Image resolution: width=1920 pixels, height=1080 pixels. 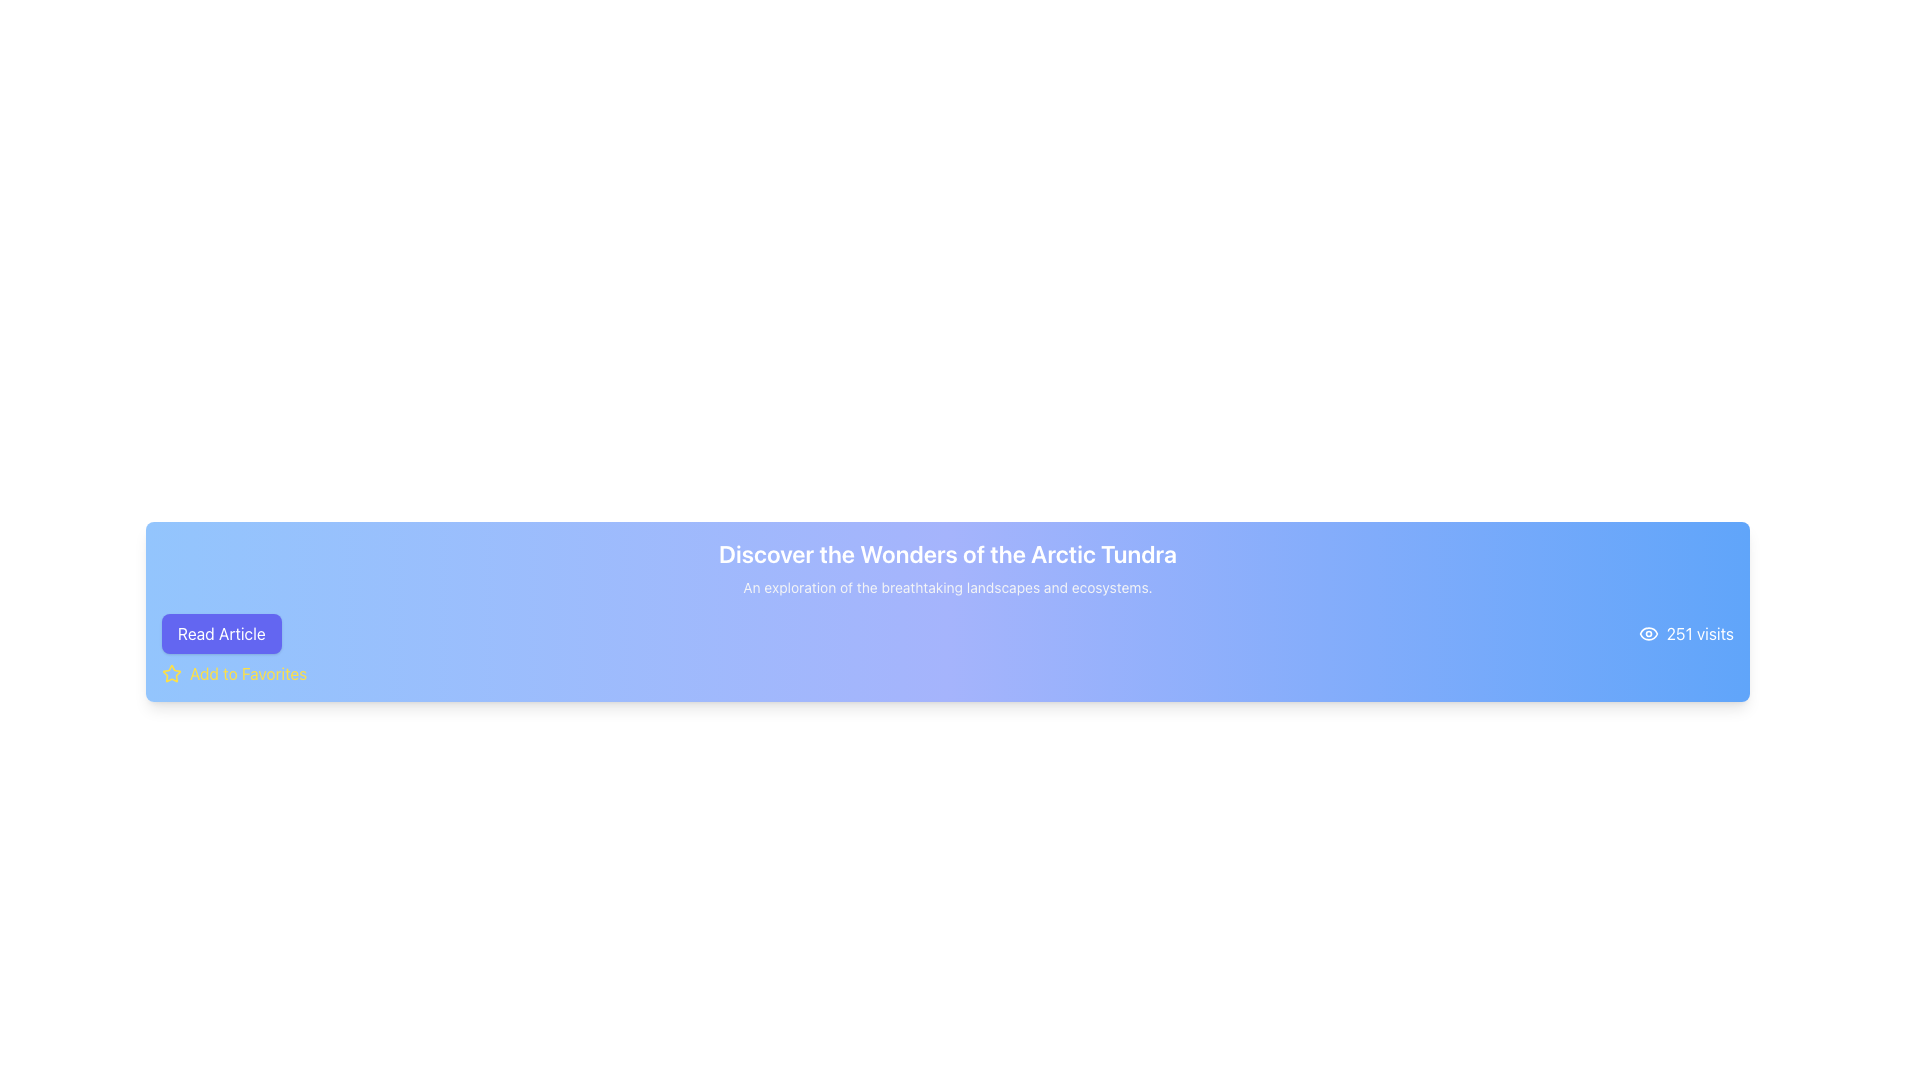 I want to click on the star-shaped icon located to the left of the 'Add to Favorites' button, so click(x=172, y=673).